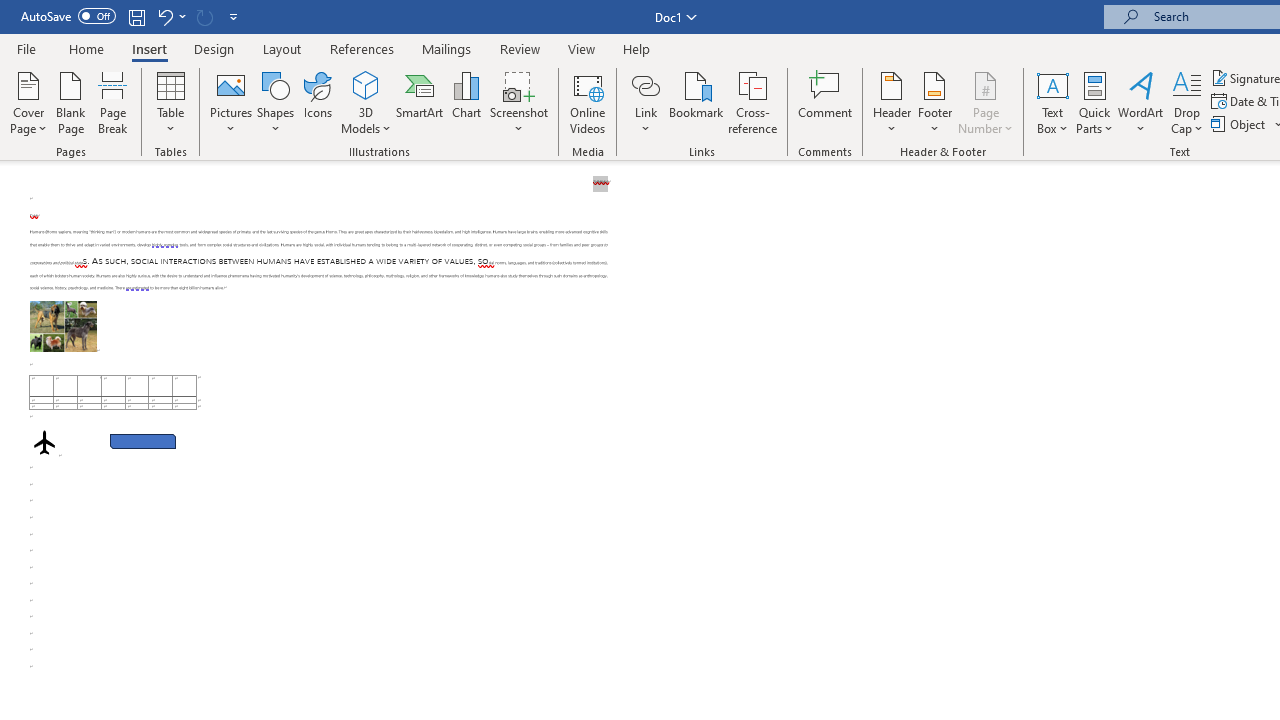 The image size is (1280, 720). Describe the element at coordinates (63, 325) in the screenshot. I see `'Morphological variation in six dogs'` at that location.